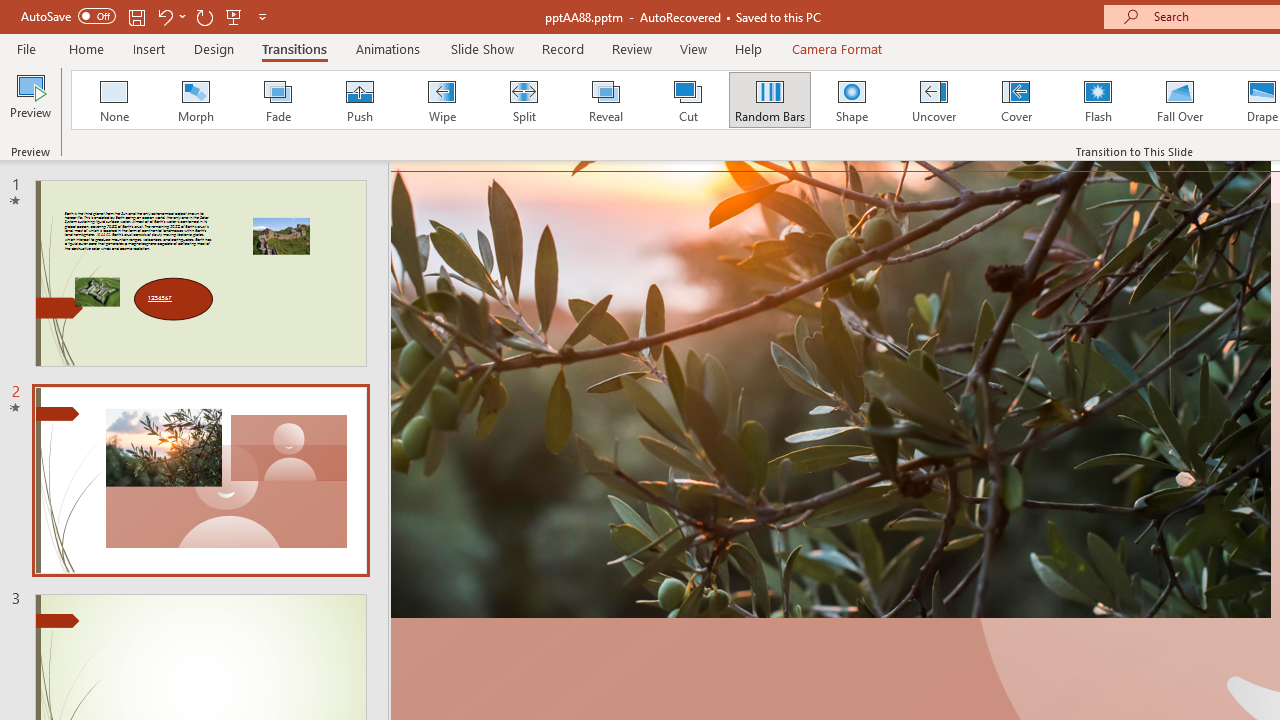  What do you see at coordinates (1180, 100) in the screenshot?
I see `'Fall Over'` at bounding box center [1180, 100].